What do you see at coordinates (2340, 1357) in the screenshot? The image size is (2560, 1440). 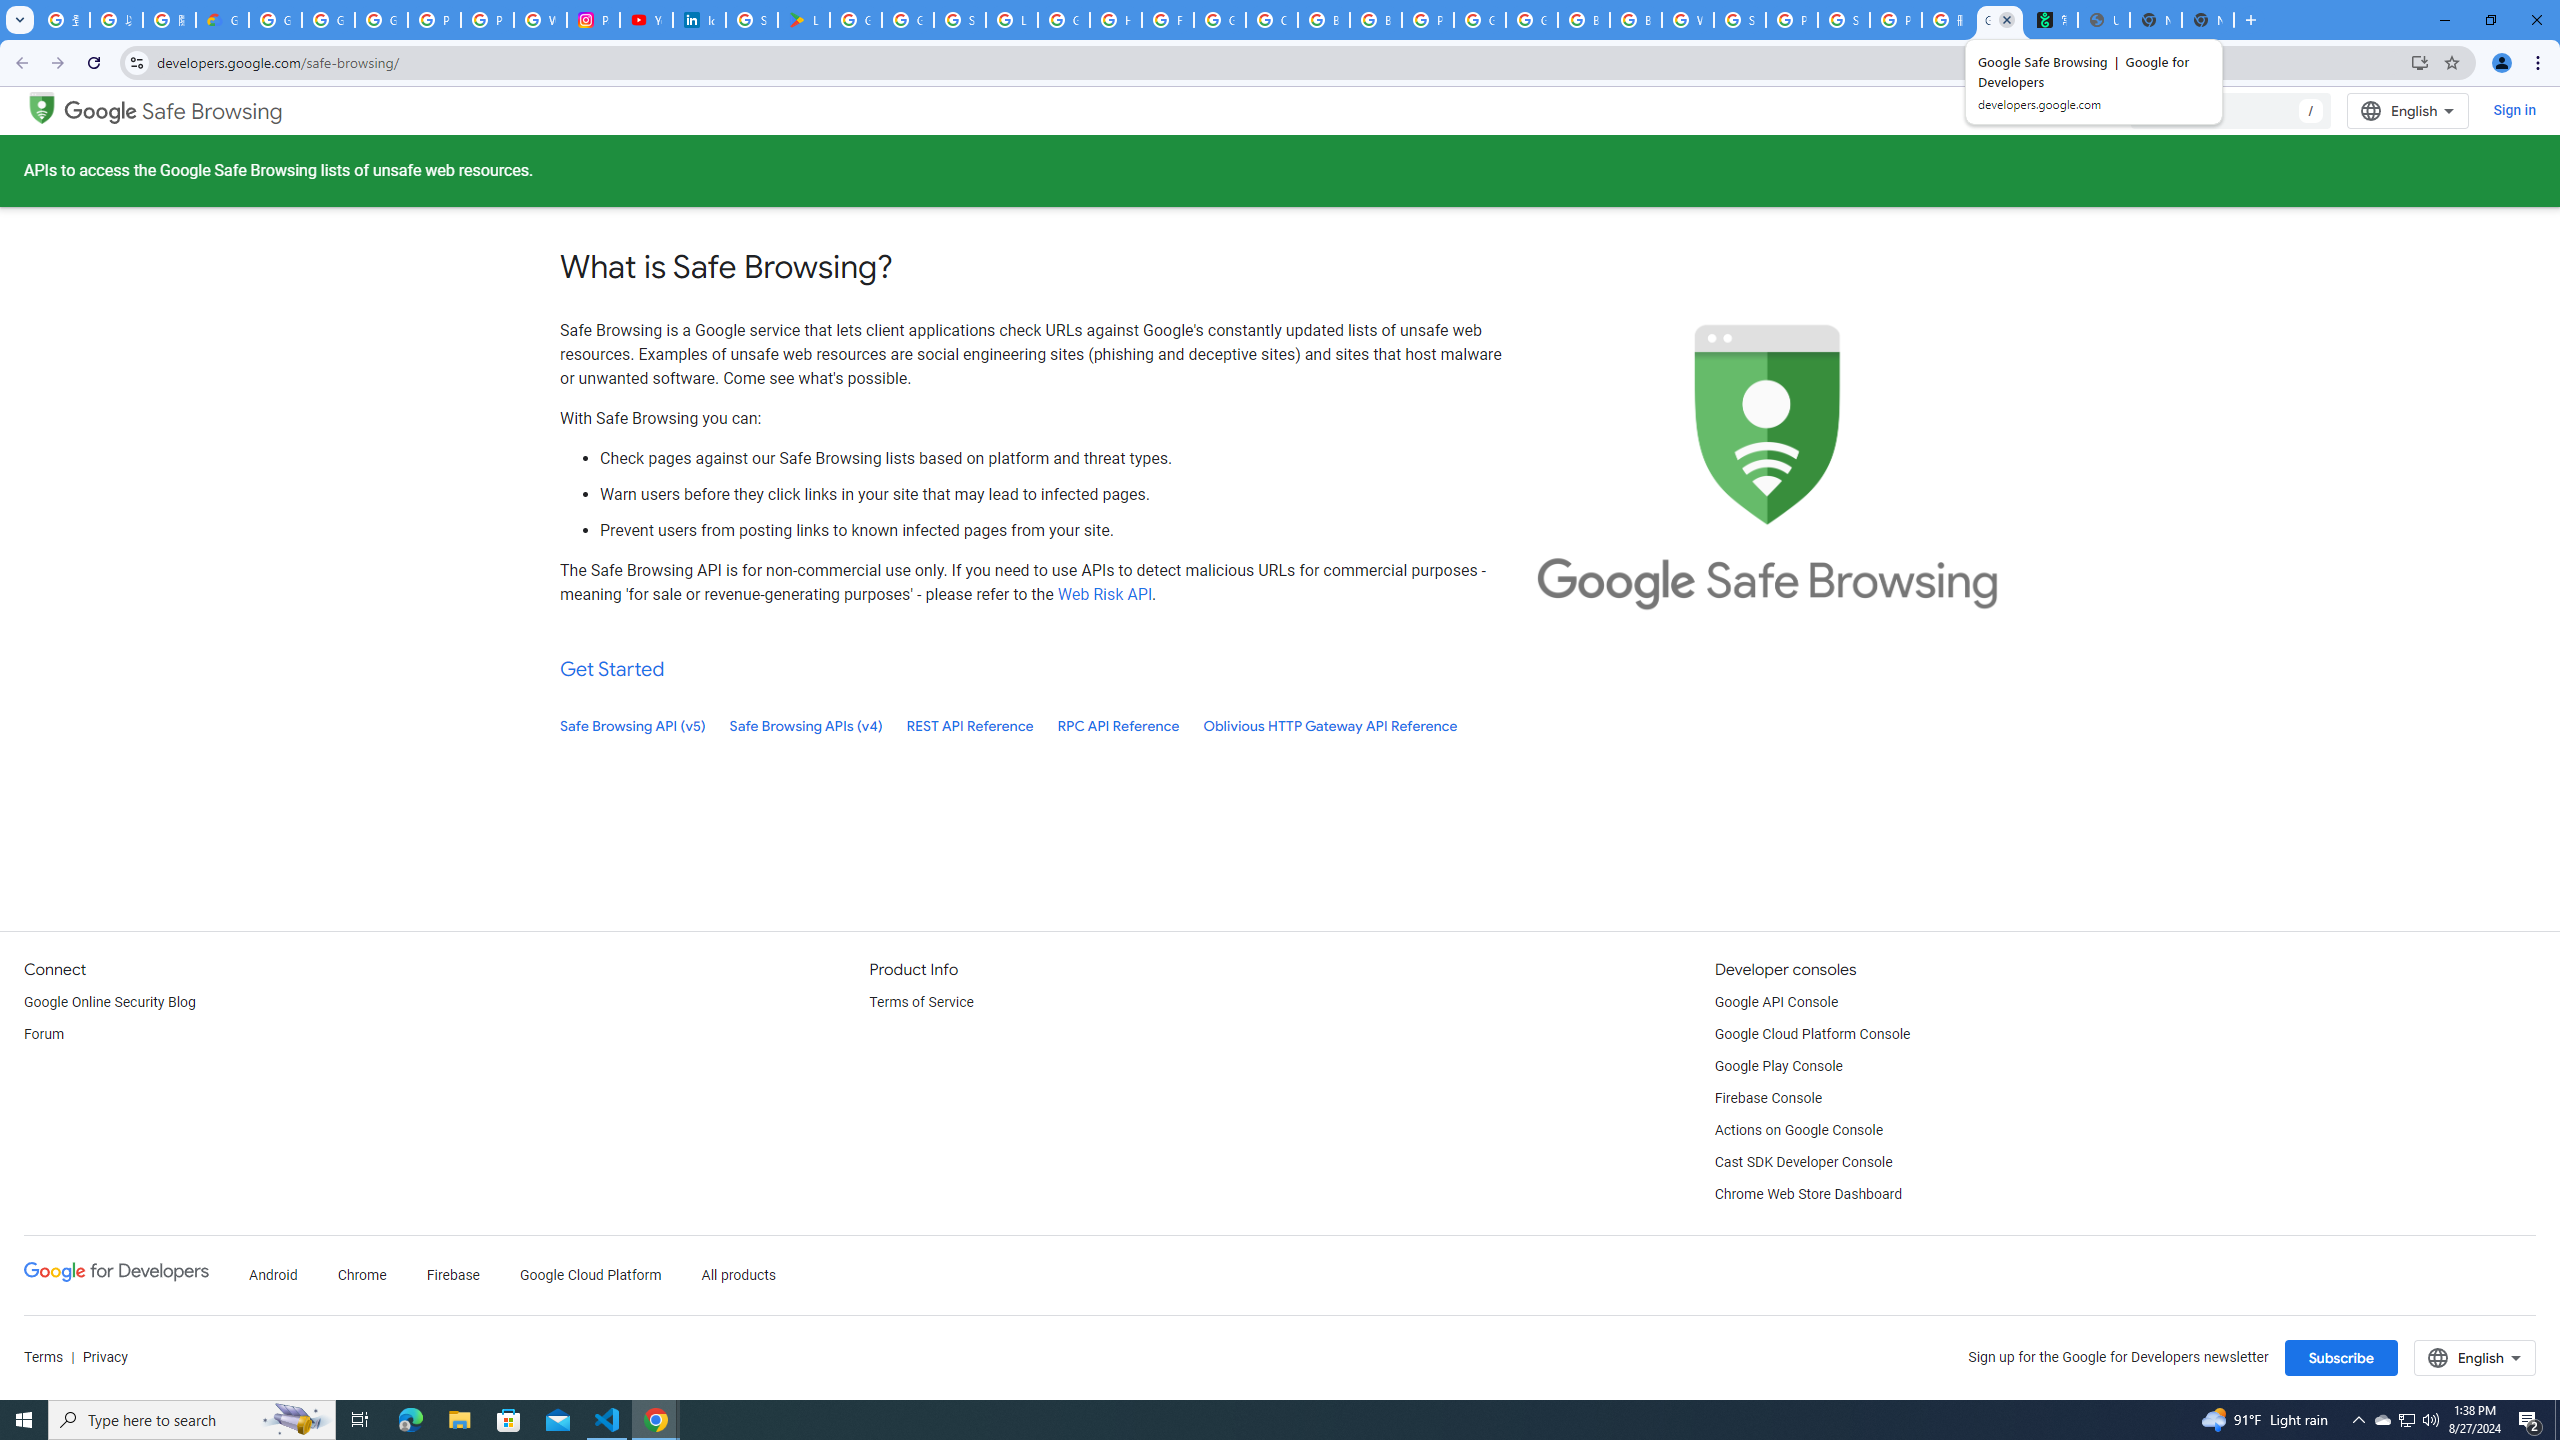 I see `'Subscribe'` at bounding box center [2340, 1357].